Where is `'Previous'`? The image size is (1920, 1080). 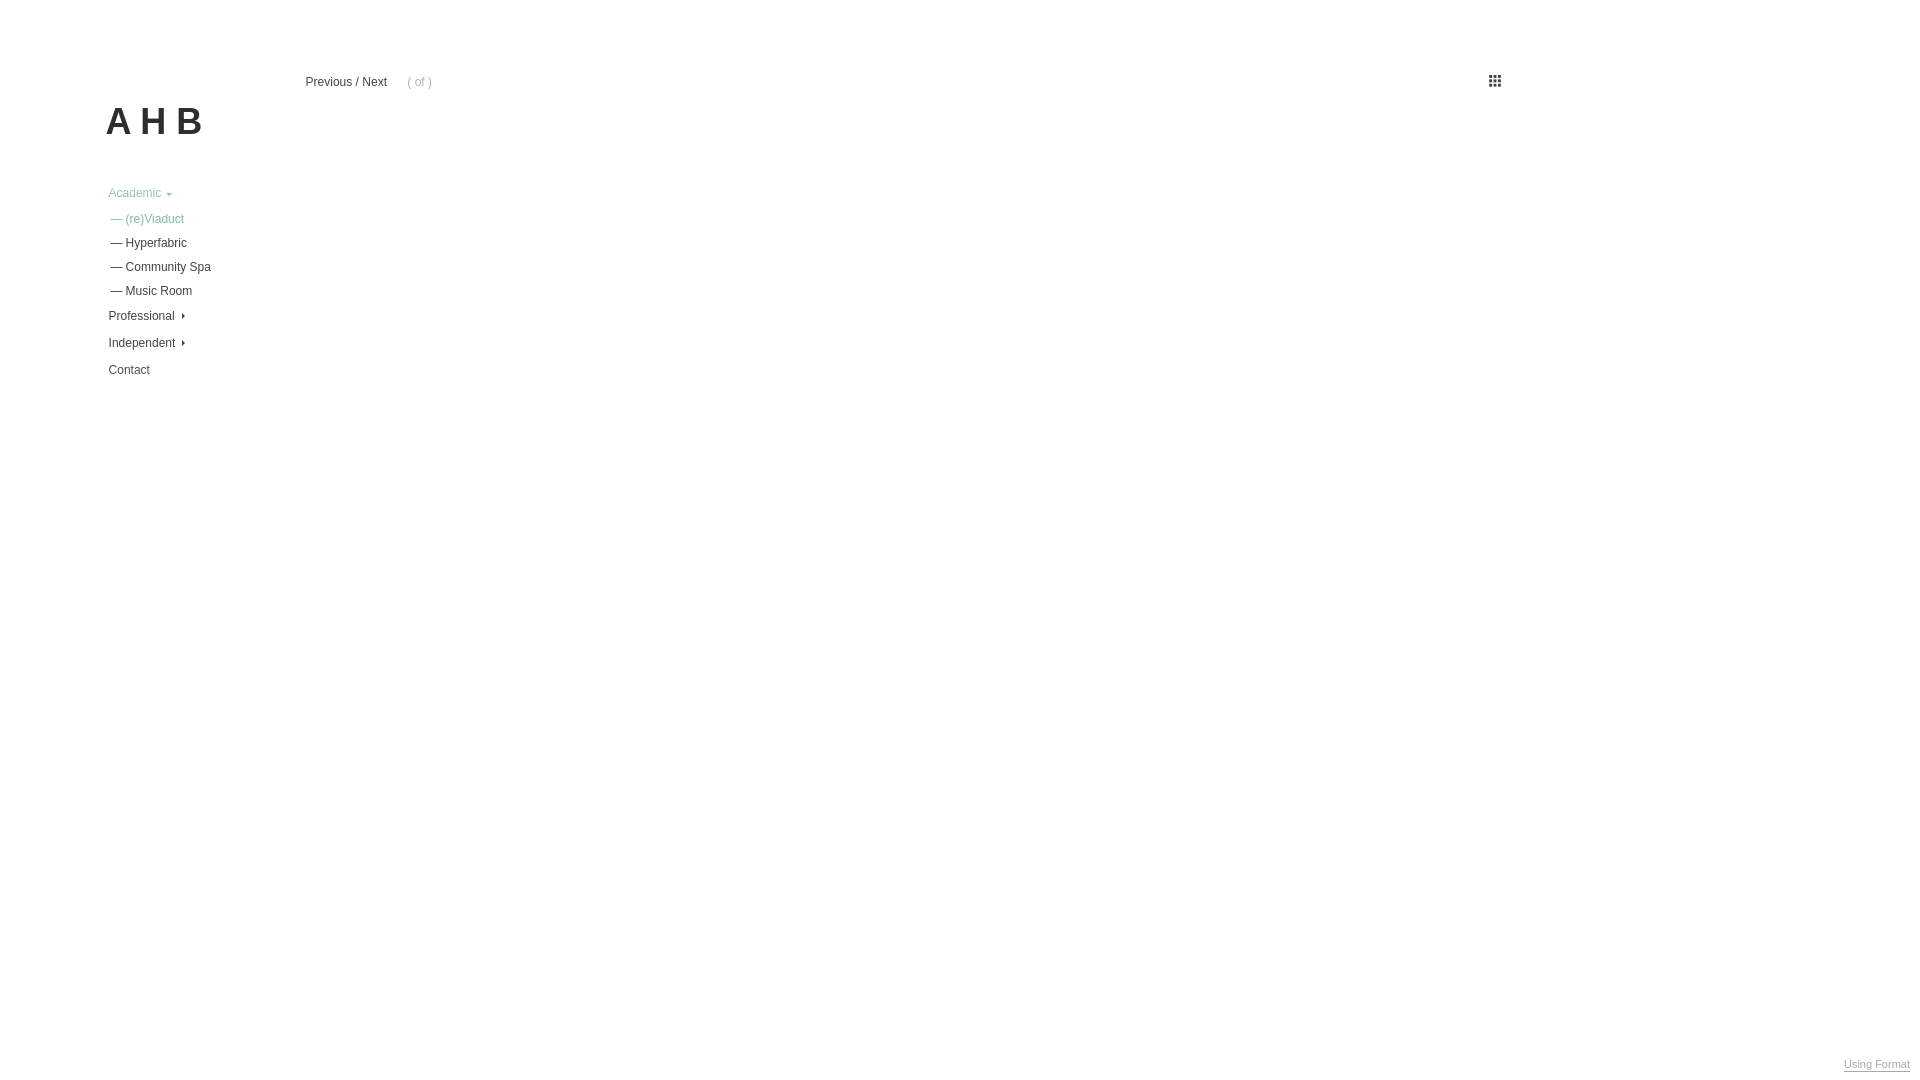 'Previous' is located at coordinates (305, 80).